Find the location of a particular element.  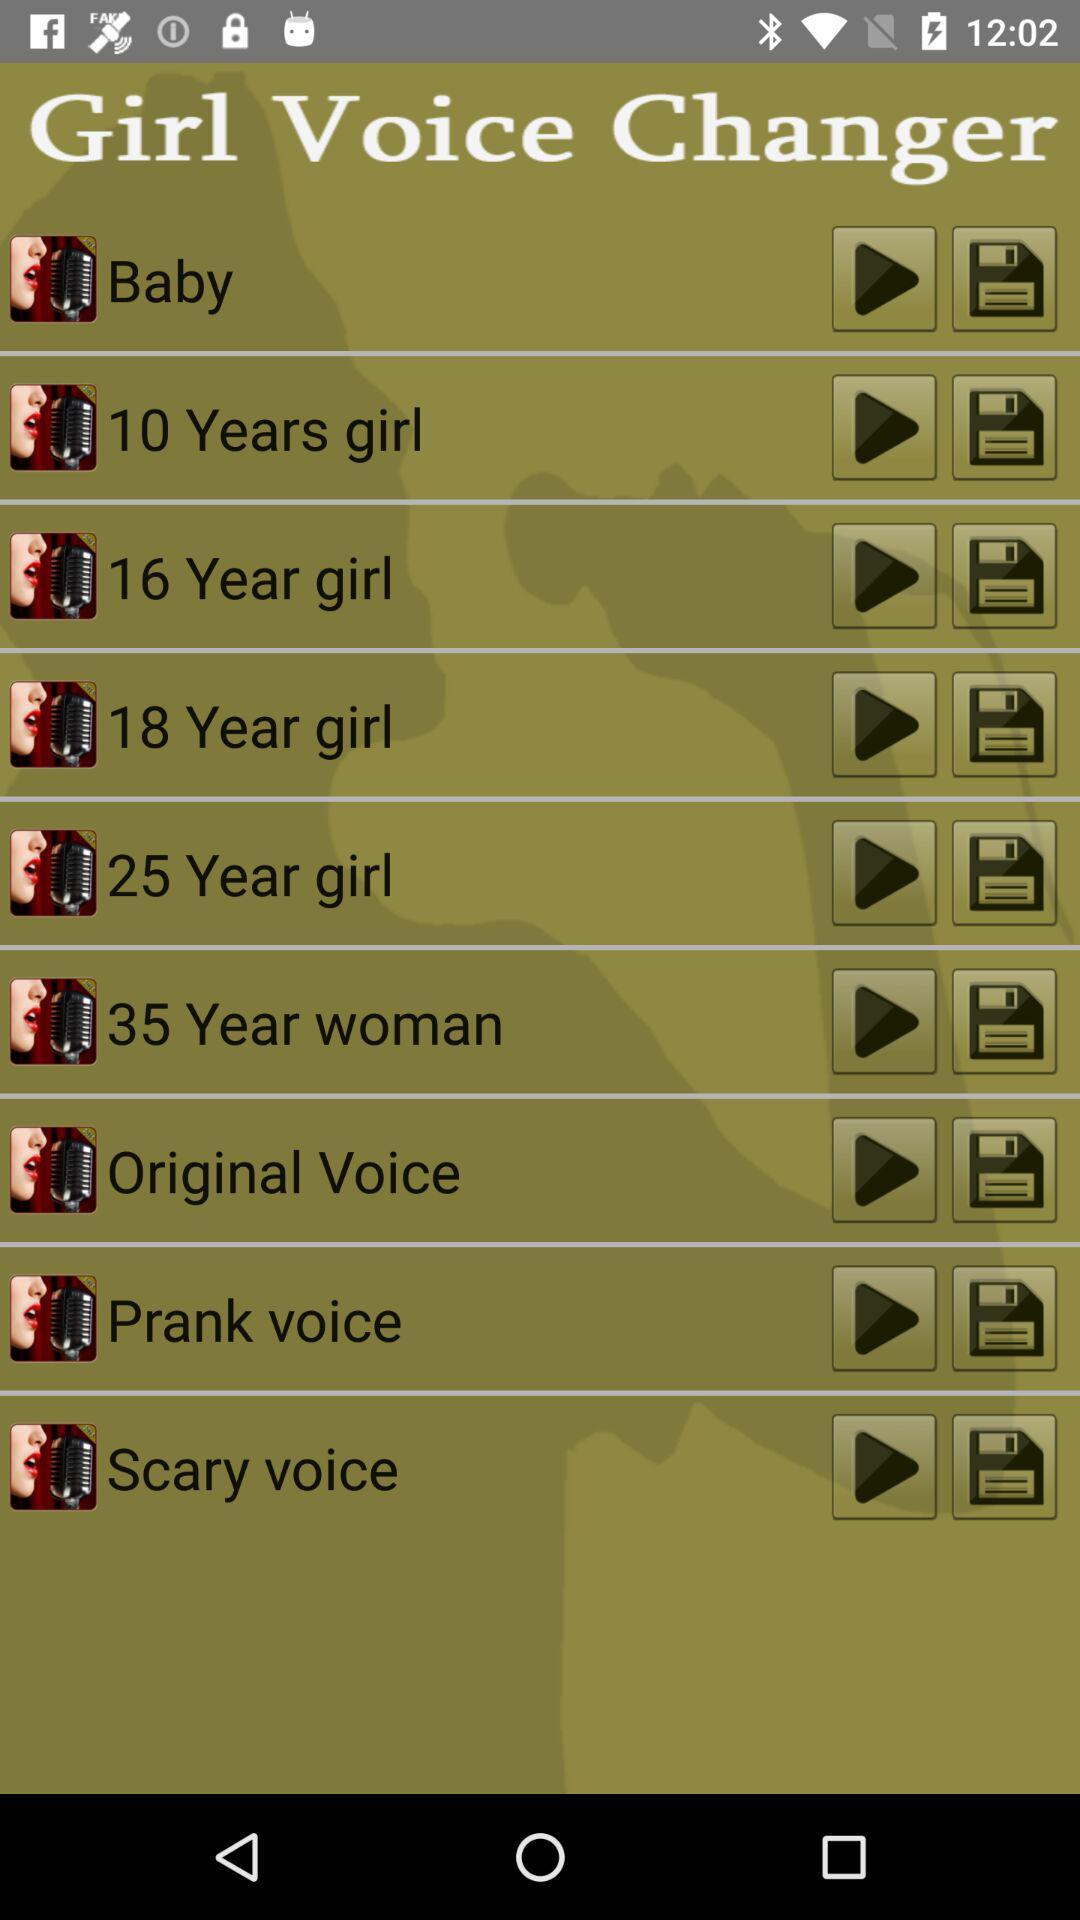

the 35 year woman item is located at coordinates (469, 1021).